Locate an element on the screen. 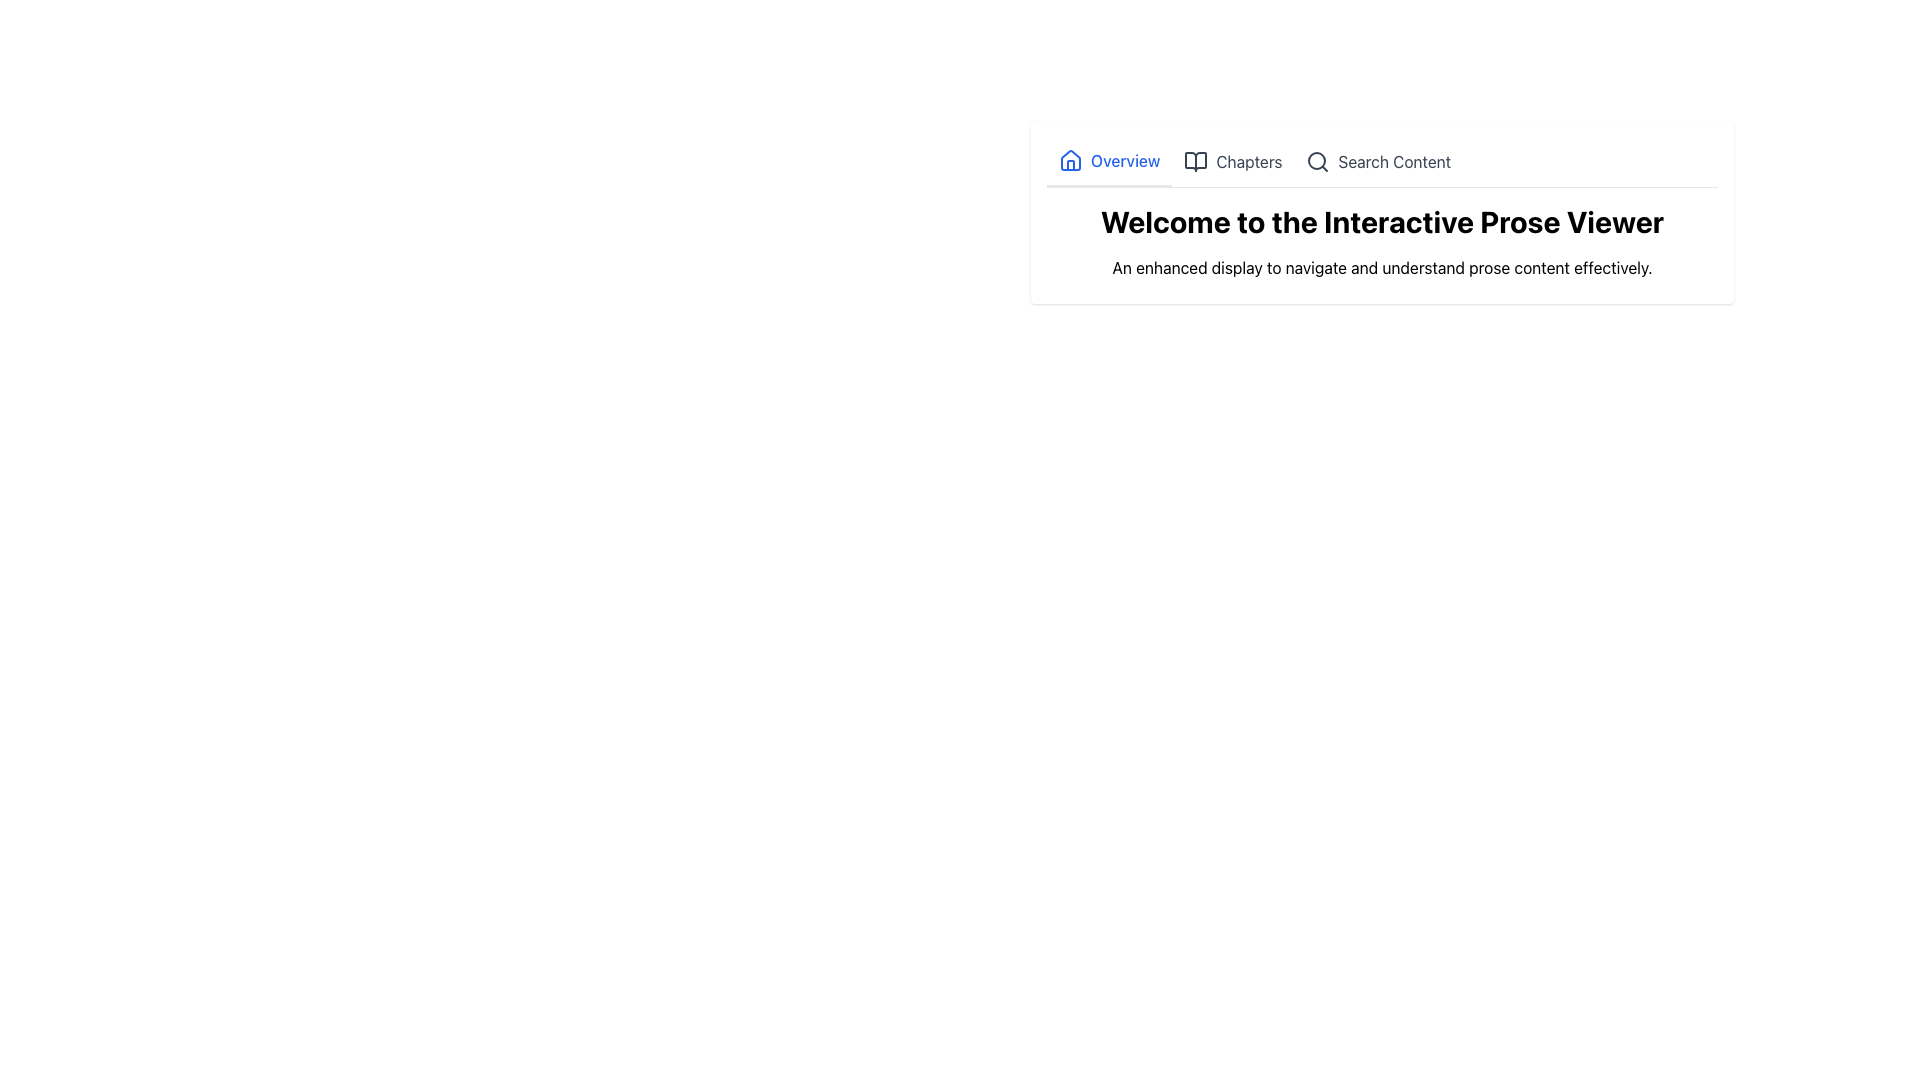  the 'Chapters' Navigation Tab, which features an open book icon followed by the text 'Chapters' in gray color is located at coordinates (1232, 161).